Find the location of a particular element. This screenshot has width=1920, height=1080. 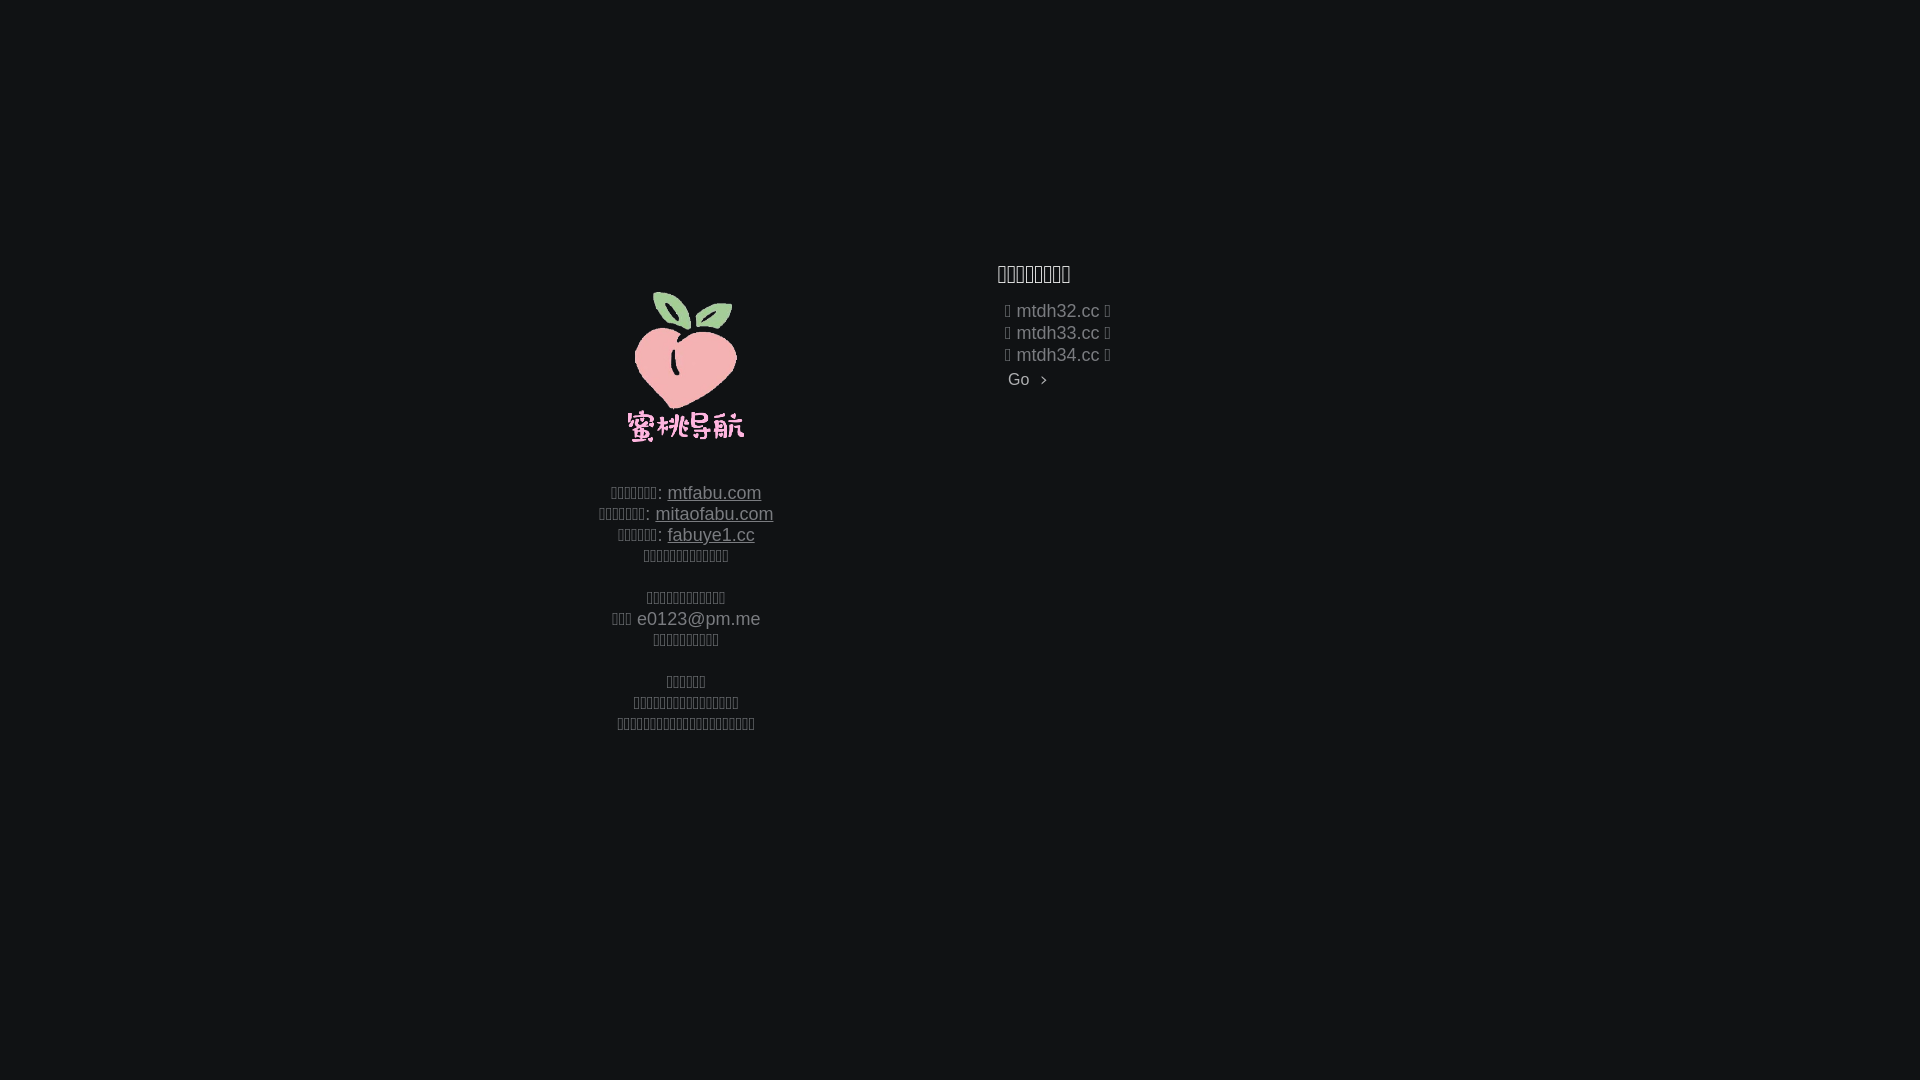

'mtfabu.com' is located at coordinates (714, 493).